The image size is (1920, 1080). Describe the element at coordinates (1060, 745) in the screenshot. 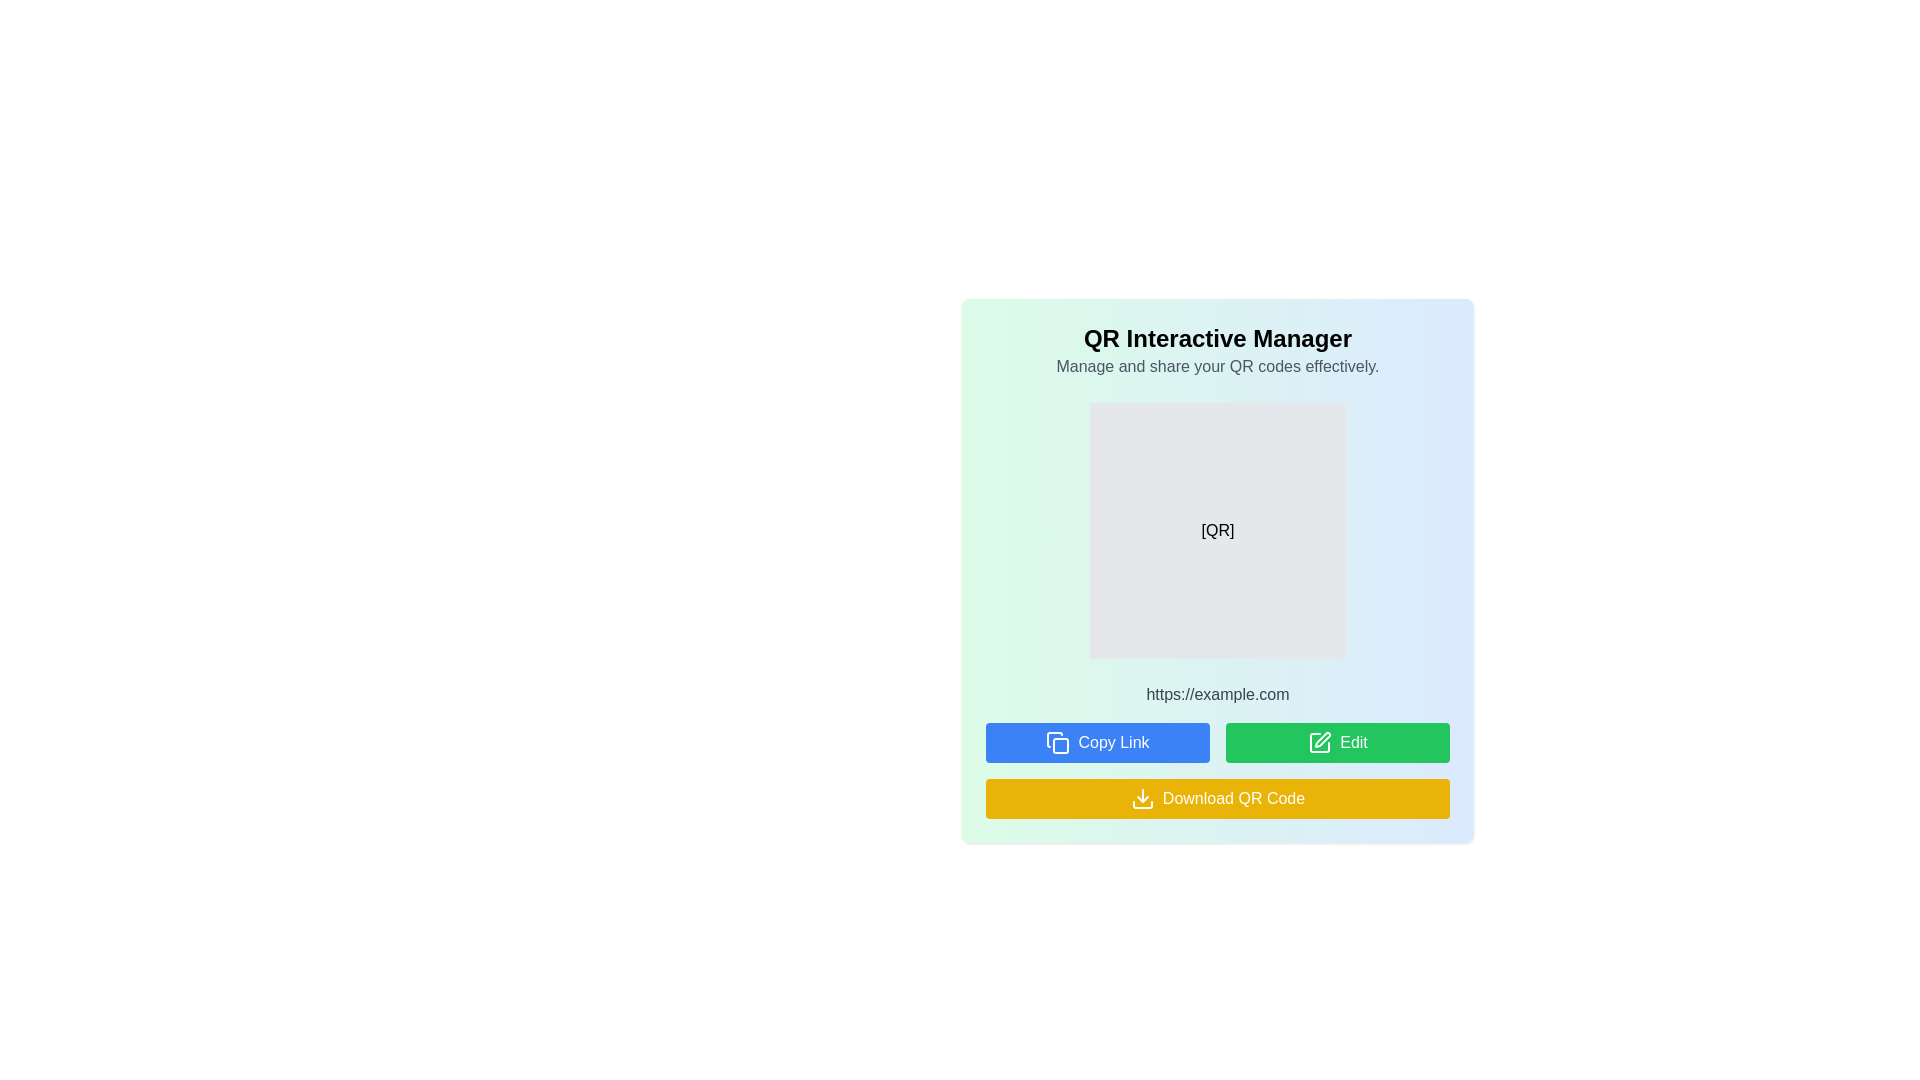

I see `the icon component of the copy link, which is centrally positioned within the copy link icon adjacent to the 'Copy Link' button` at that location.